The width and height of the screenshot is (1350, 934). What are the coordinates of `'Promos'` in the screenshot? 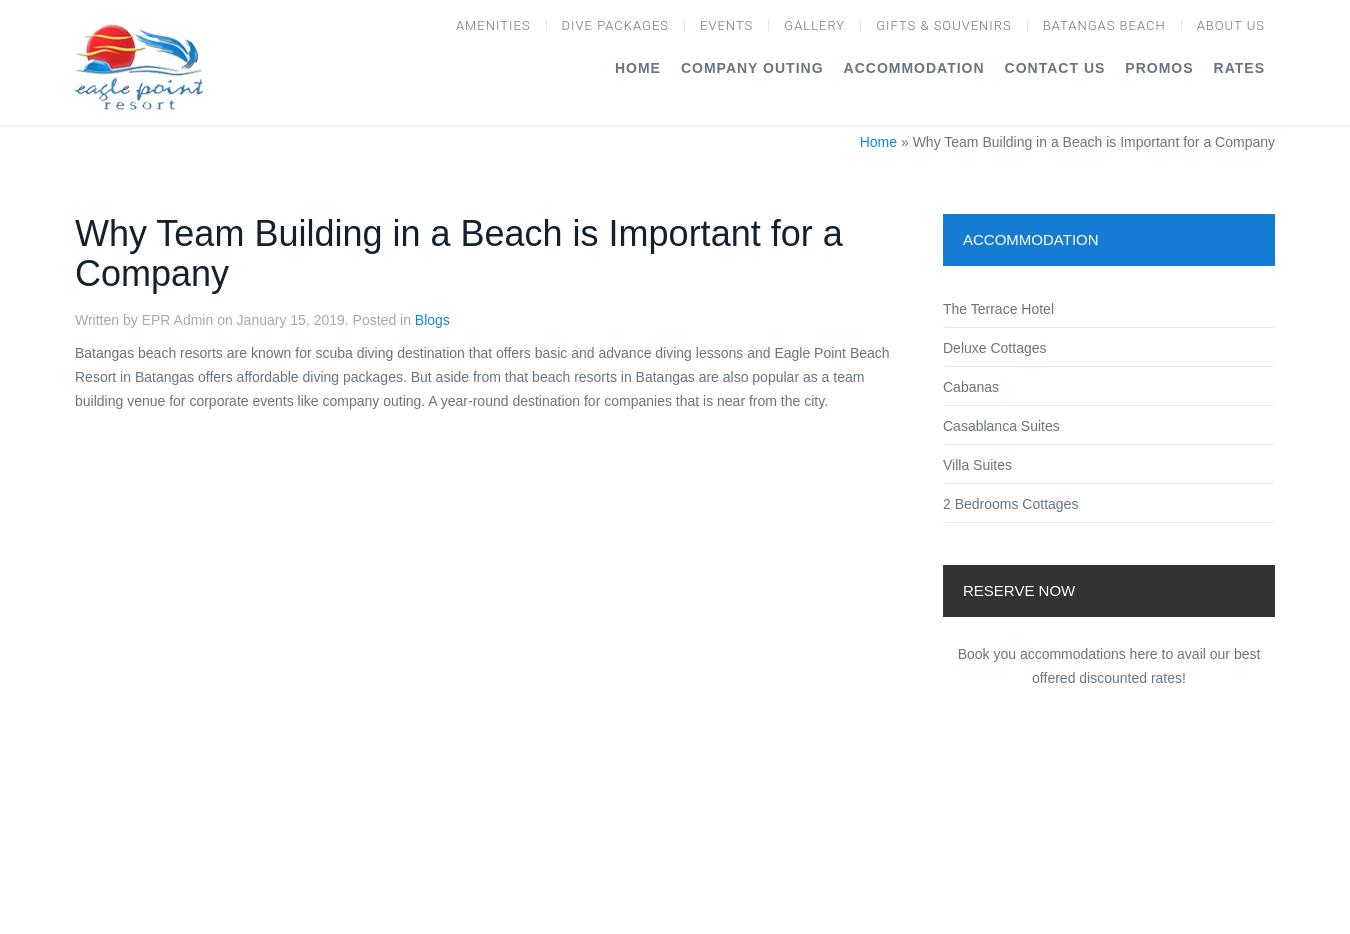 It's located at (1157, 66).